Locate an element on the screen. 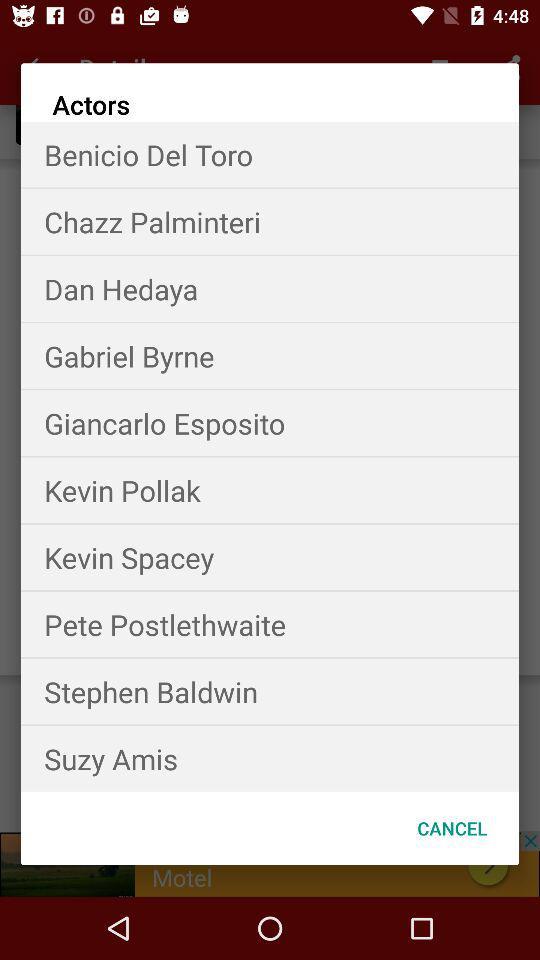  item above    suzy amis icon is located at coordinates (270, 691).